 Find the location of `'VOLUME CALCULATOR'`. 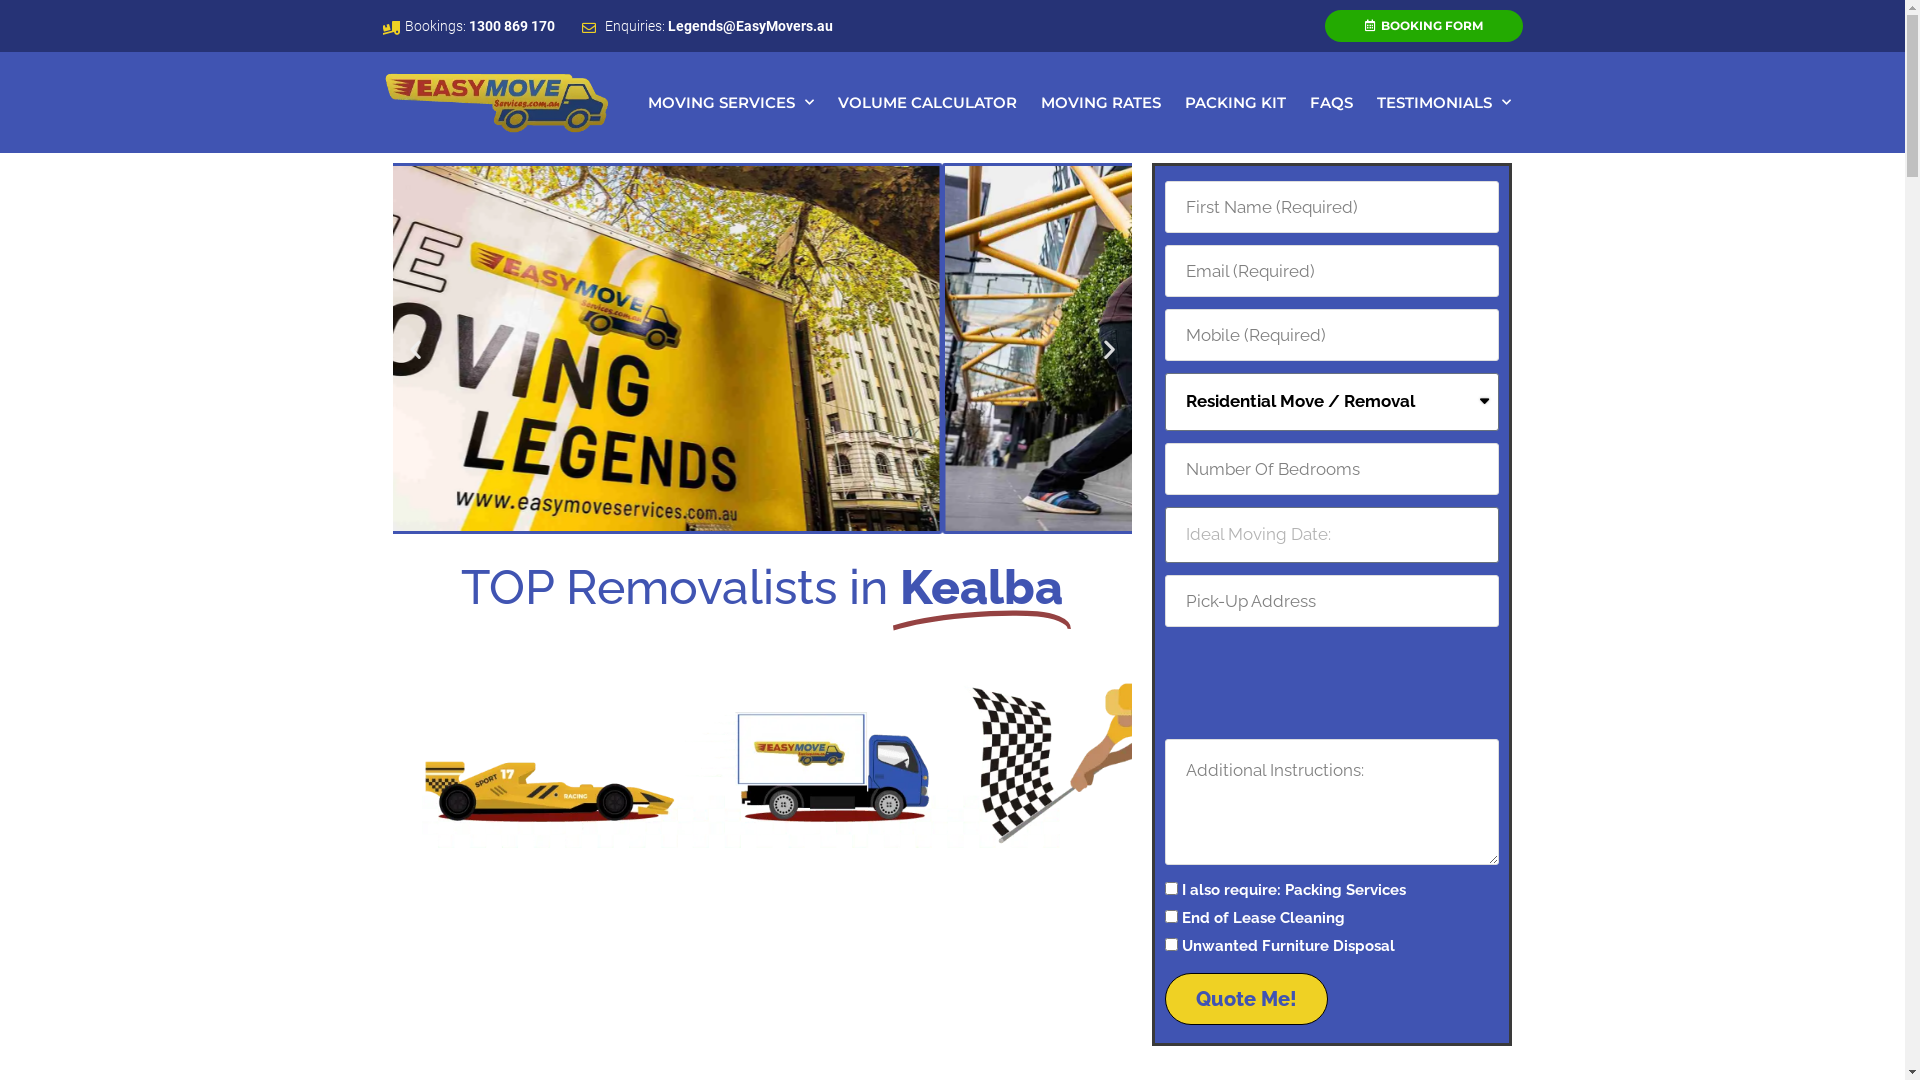

'VOLUME CALCULATOR' is located at coordinates (926, 103).